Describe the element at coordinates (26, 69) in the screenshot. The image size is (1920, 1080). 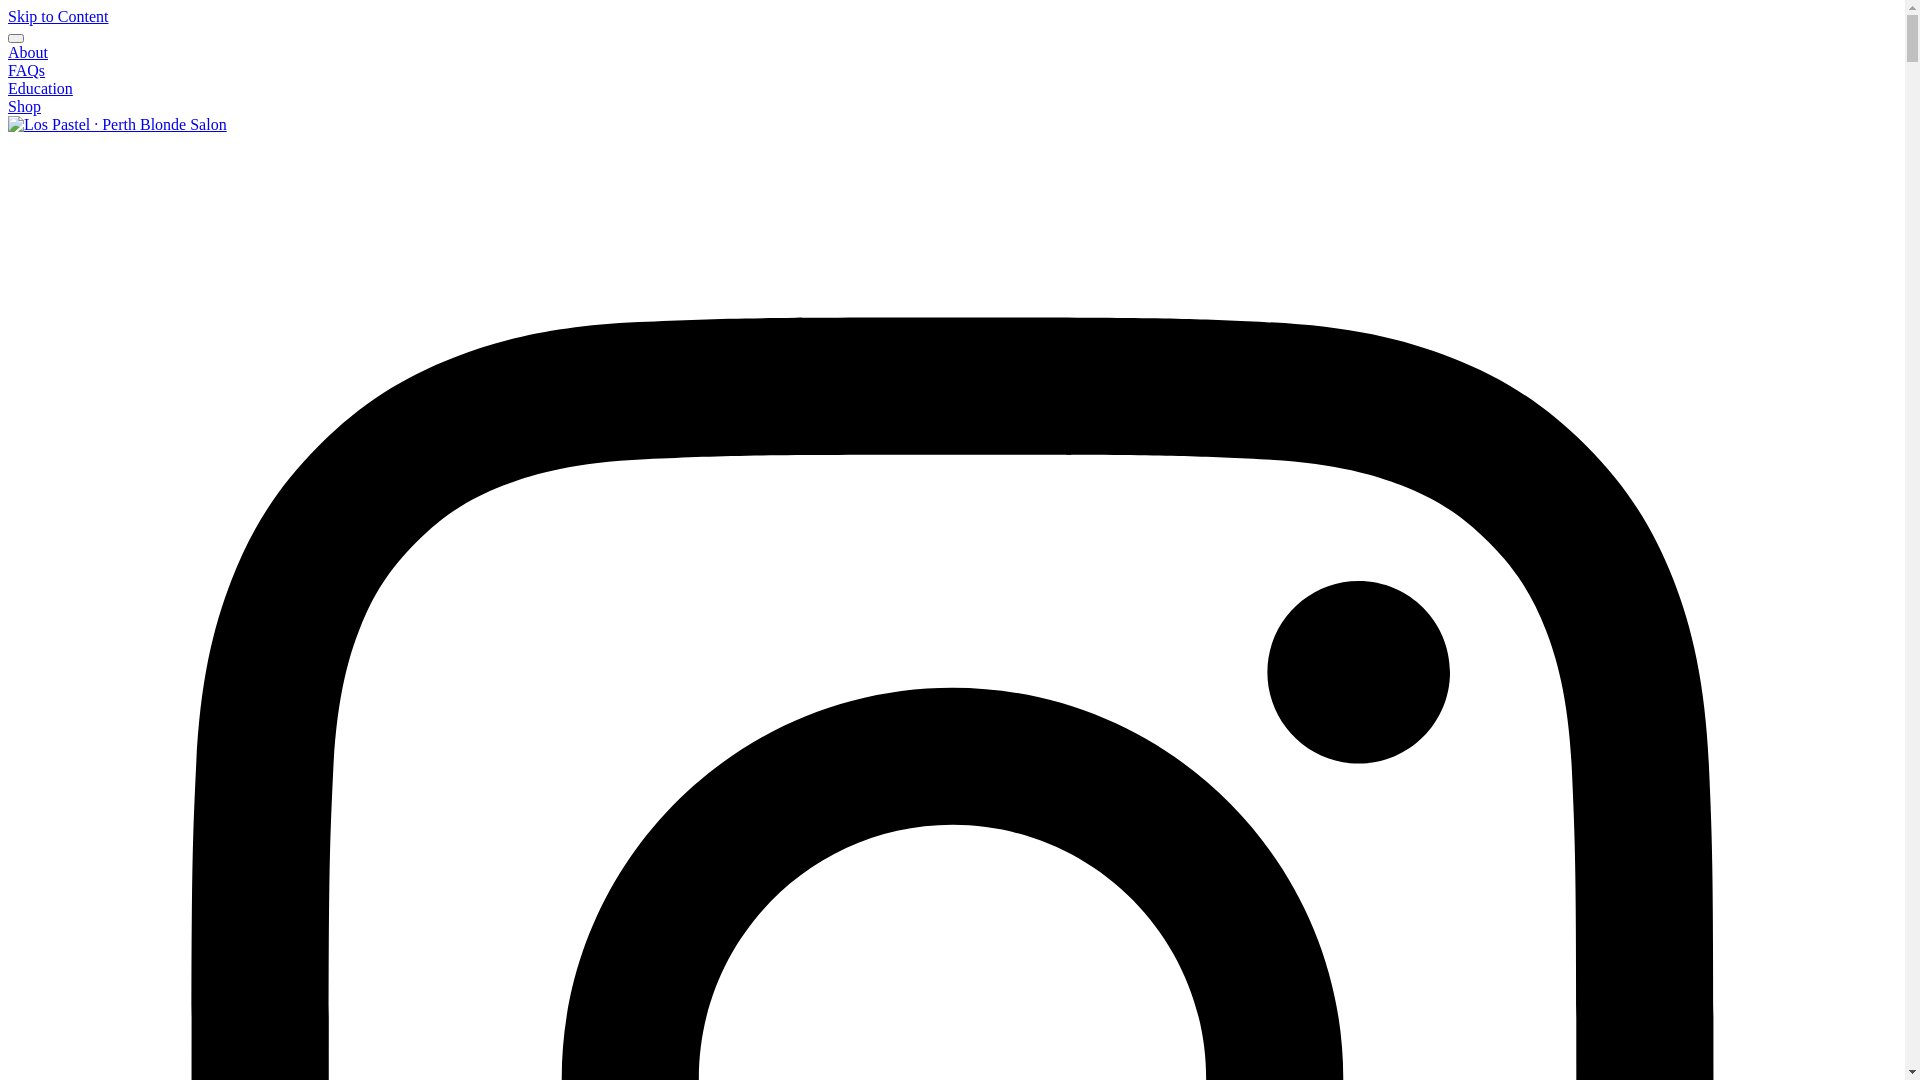
I see `'FAQs'` at that location.